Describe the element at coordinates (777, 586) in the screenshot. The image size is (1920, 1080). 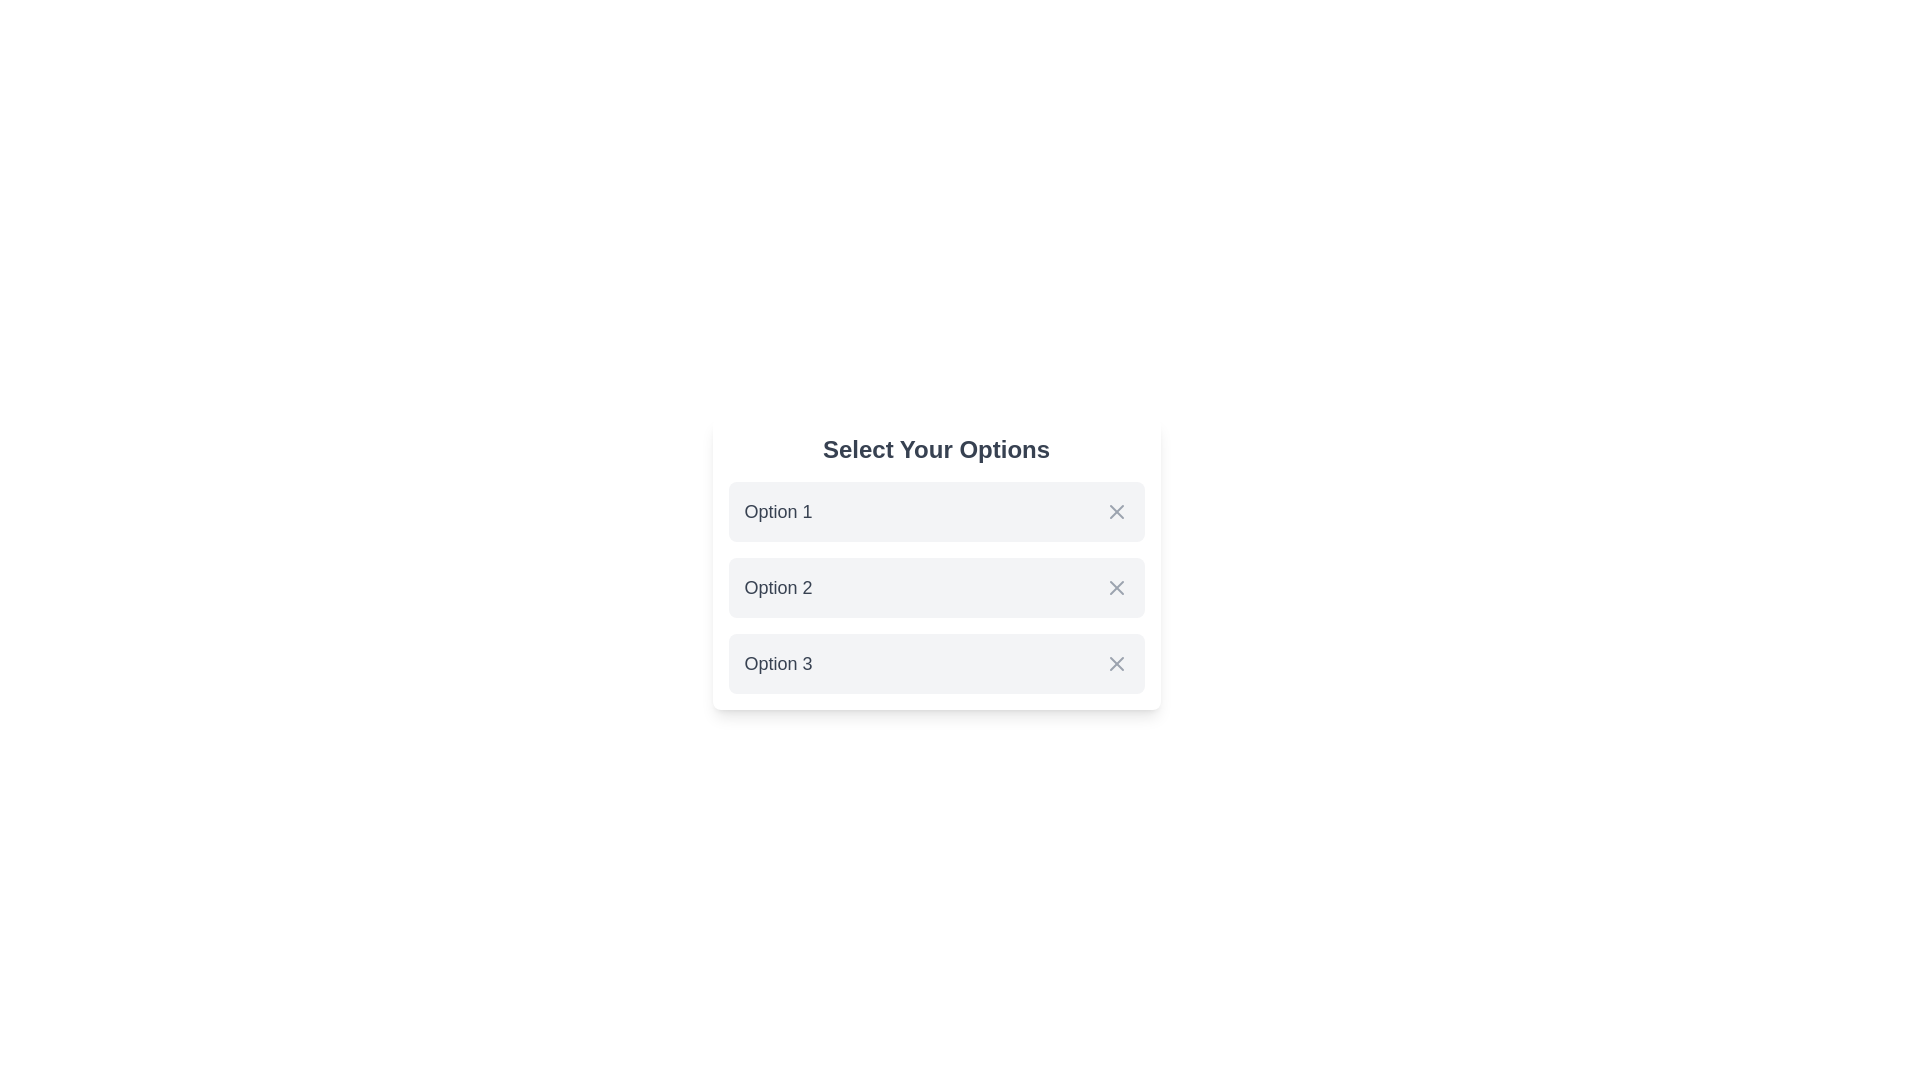
I see `the text label reading 'Option 2', which is centrally positioned in a selection box and is the second option in a vertically arranged list` at that location.